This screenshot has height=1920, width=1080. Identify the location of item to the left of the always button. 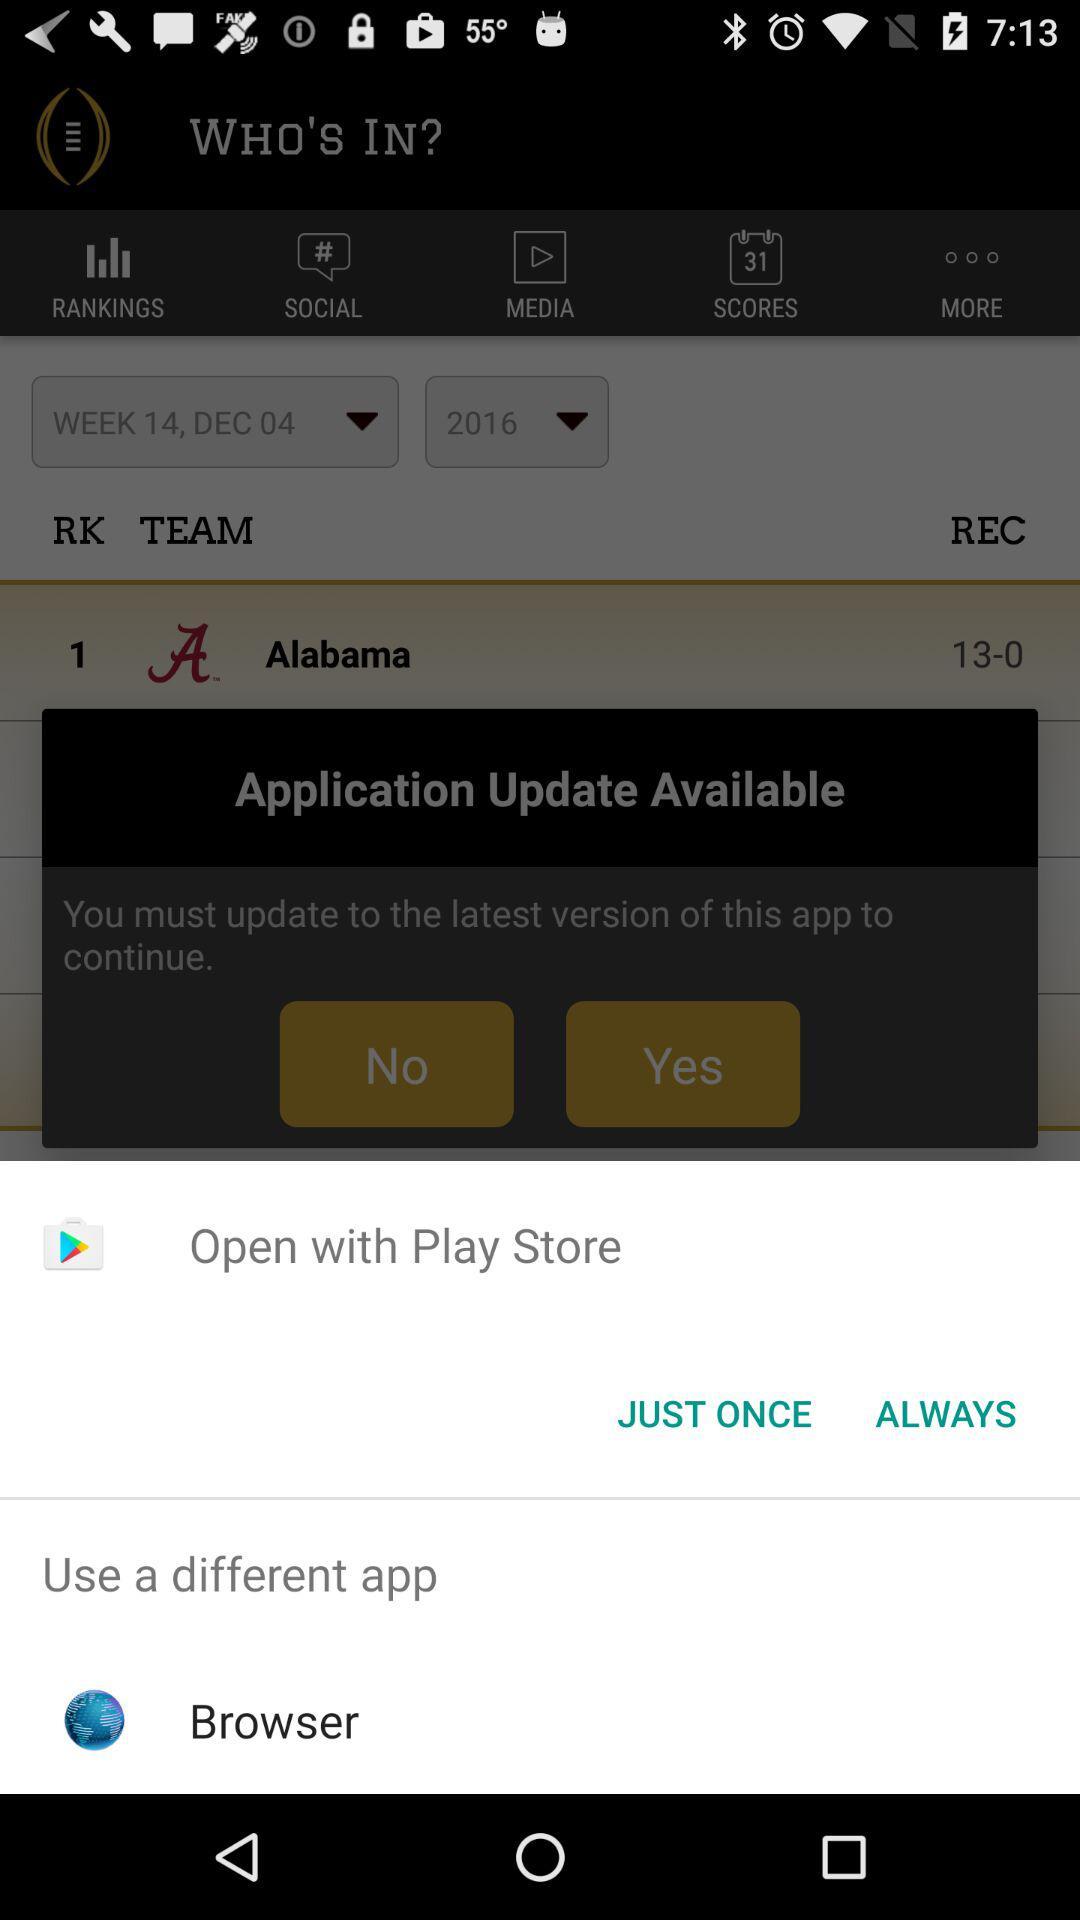
(713, 1411).